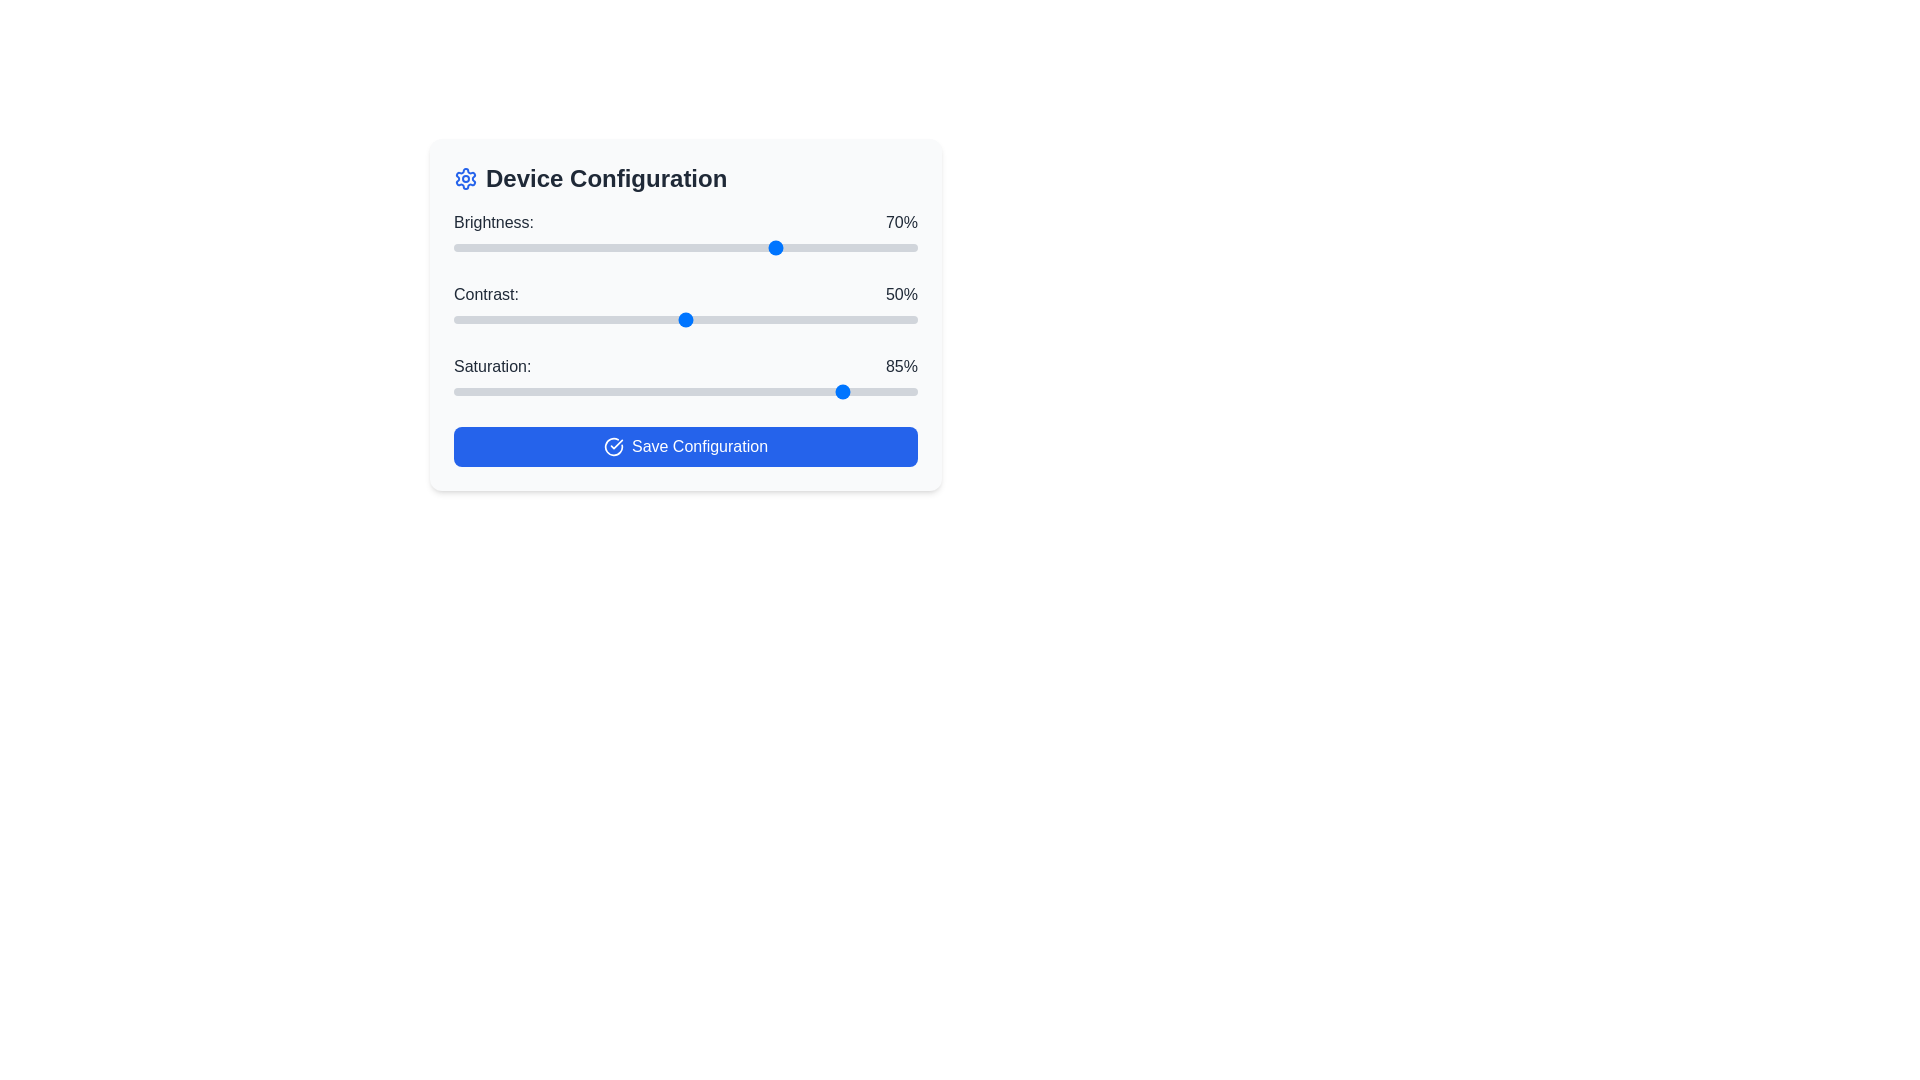 This screenshot has height=1080, width=1920. I want to click on and drag the brightness slider control with a blue knob to change the brightness level from its current value of 70%, so click(686, 234).